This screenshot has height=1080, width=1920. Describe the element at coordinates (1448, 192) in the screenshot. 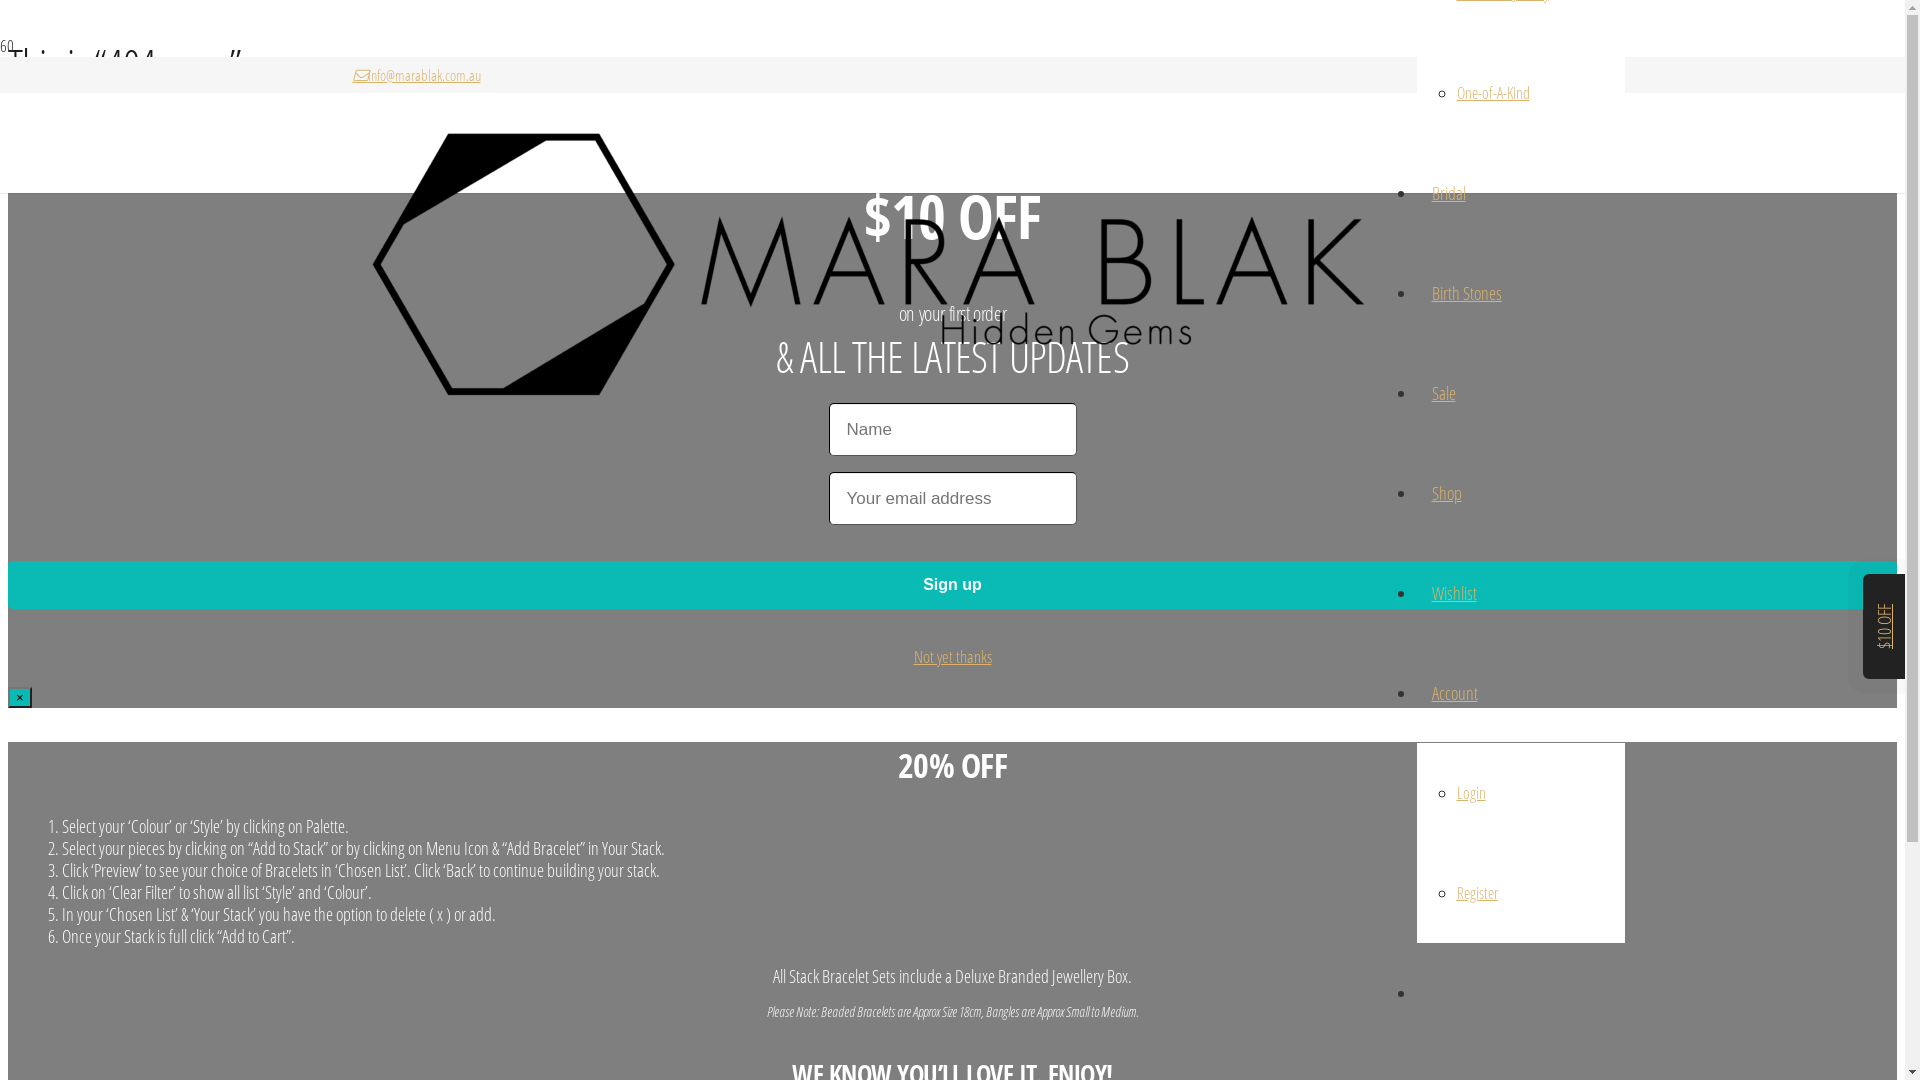

I see `'Bridal'` at that location.